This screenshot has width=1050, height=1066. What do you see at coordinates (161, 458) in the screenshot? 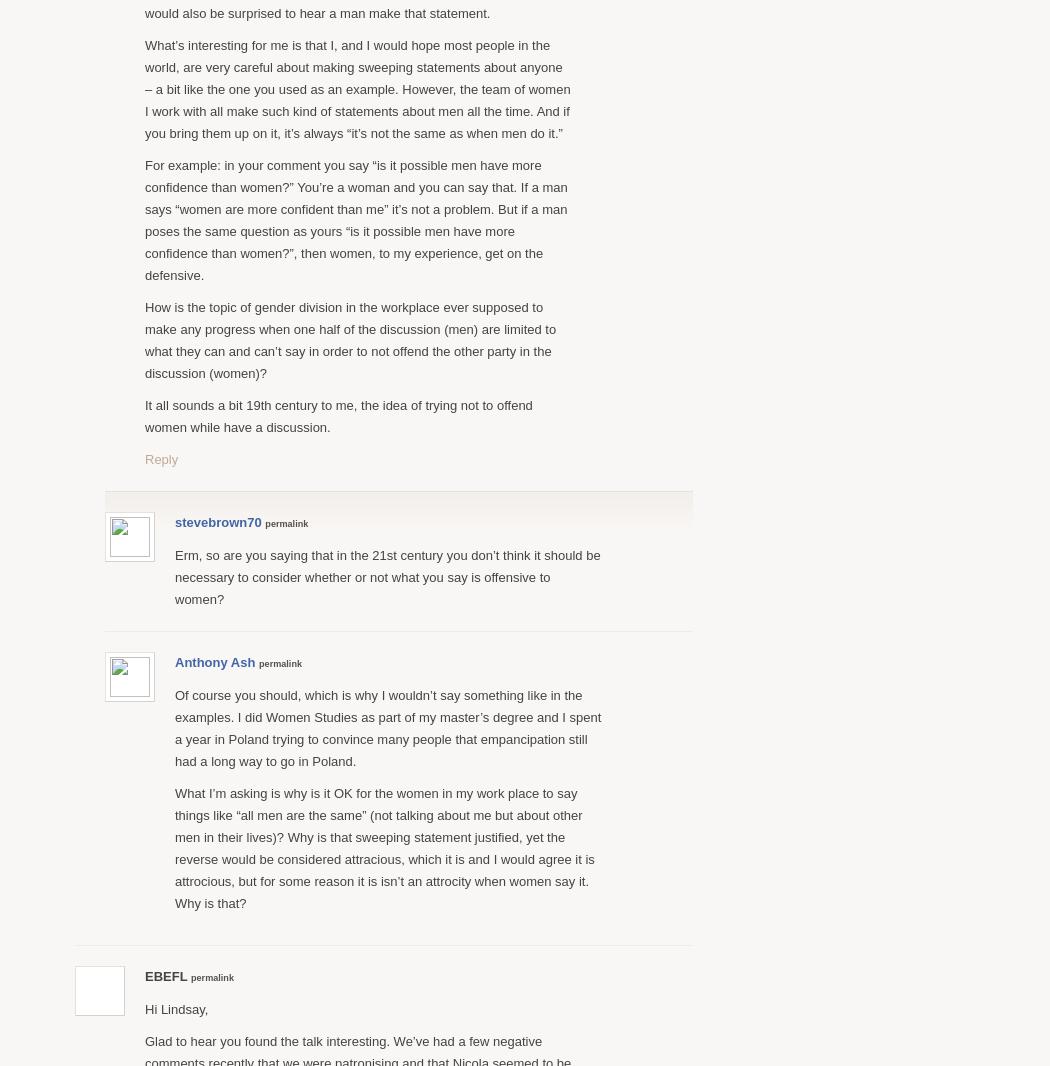
I see `'Reply'` at bounding box center [161, 458].